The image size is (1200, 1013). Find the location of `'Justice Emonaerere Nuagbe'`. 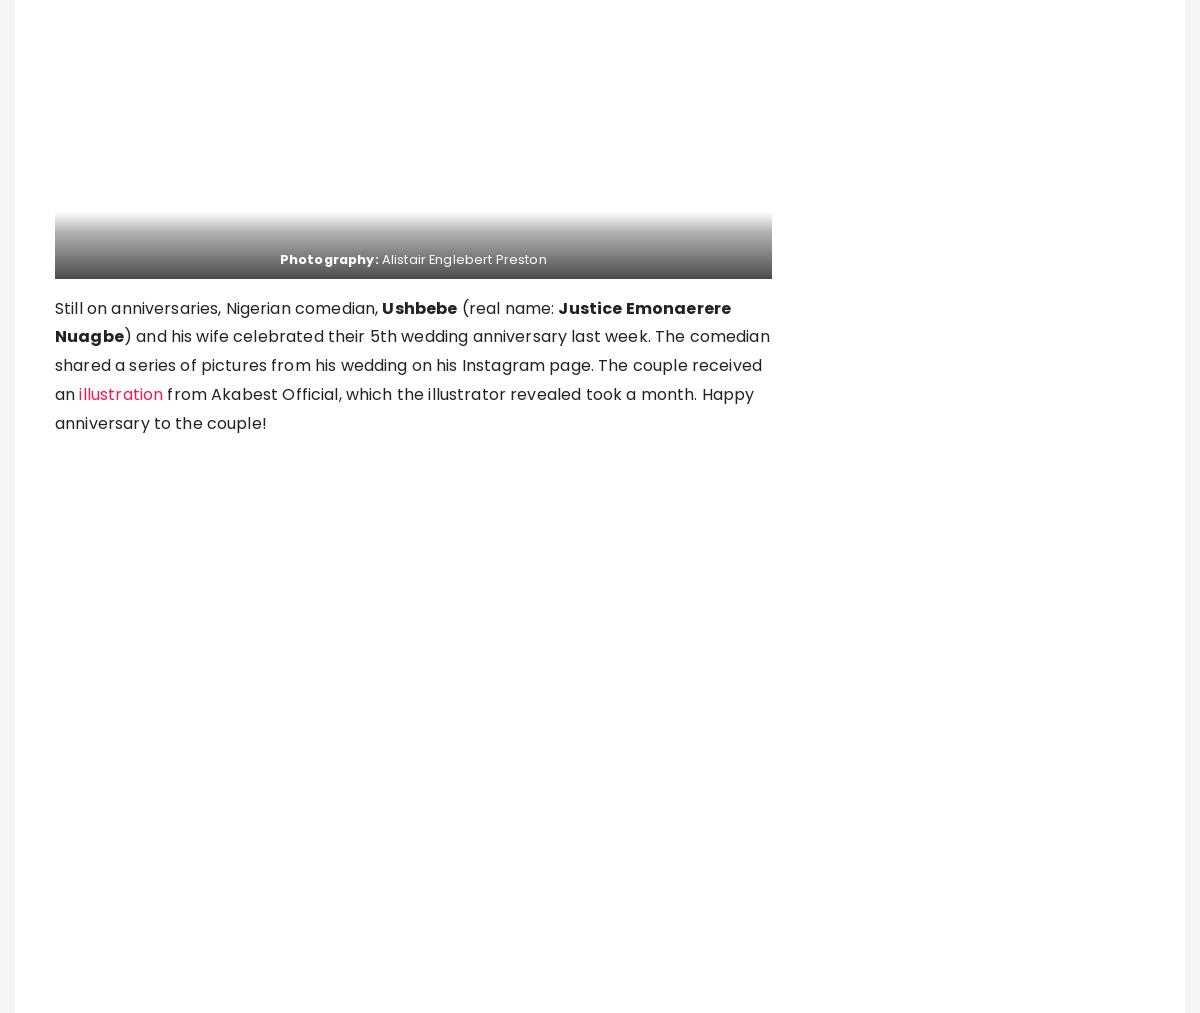

'Justice Emonaerere Nuagbe' is located at coordinates (54, 322).